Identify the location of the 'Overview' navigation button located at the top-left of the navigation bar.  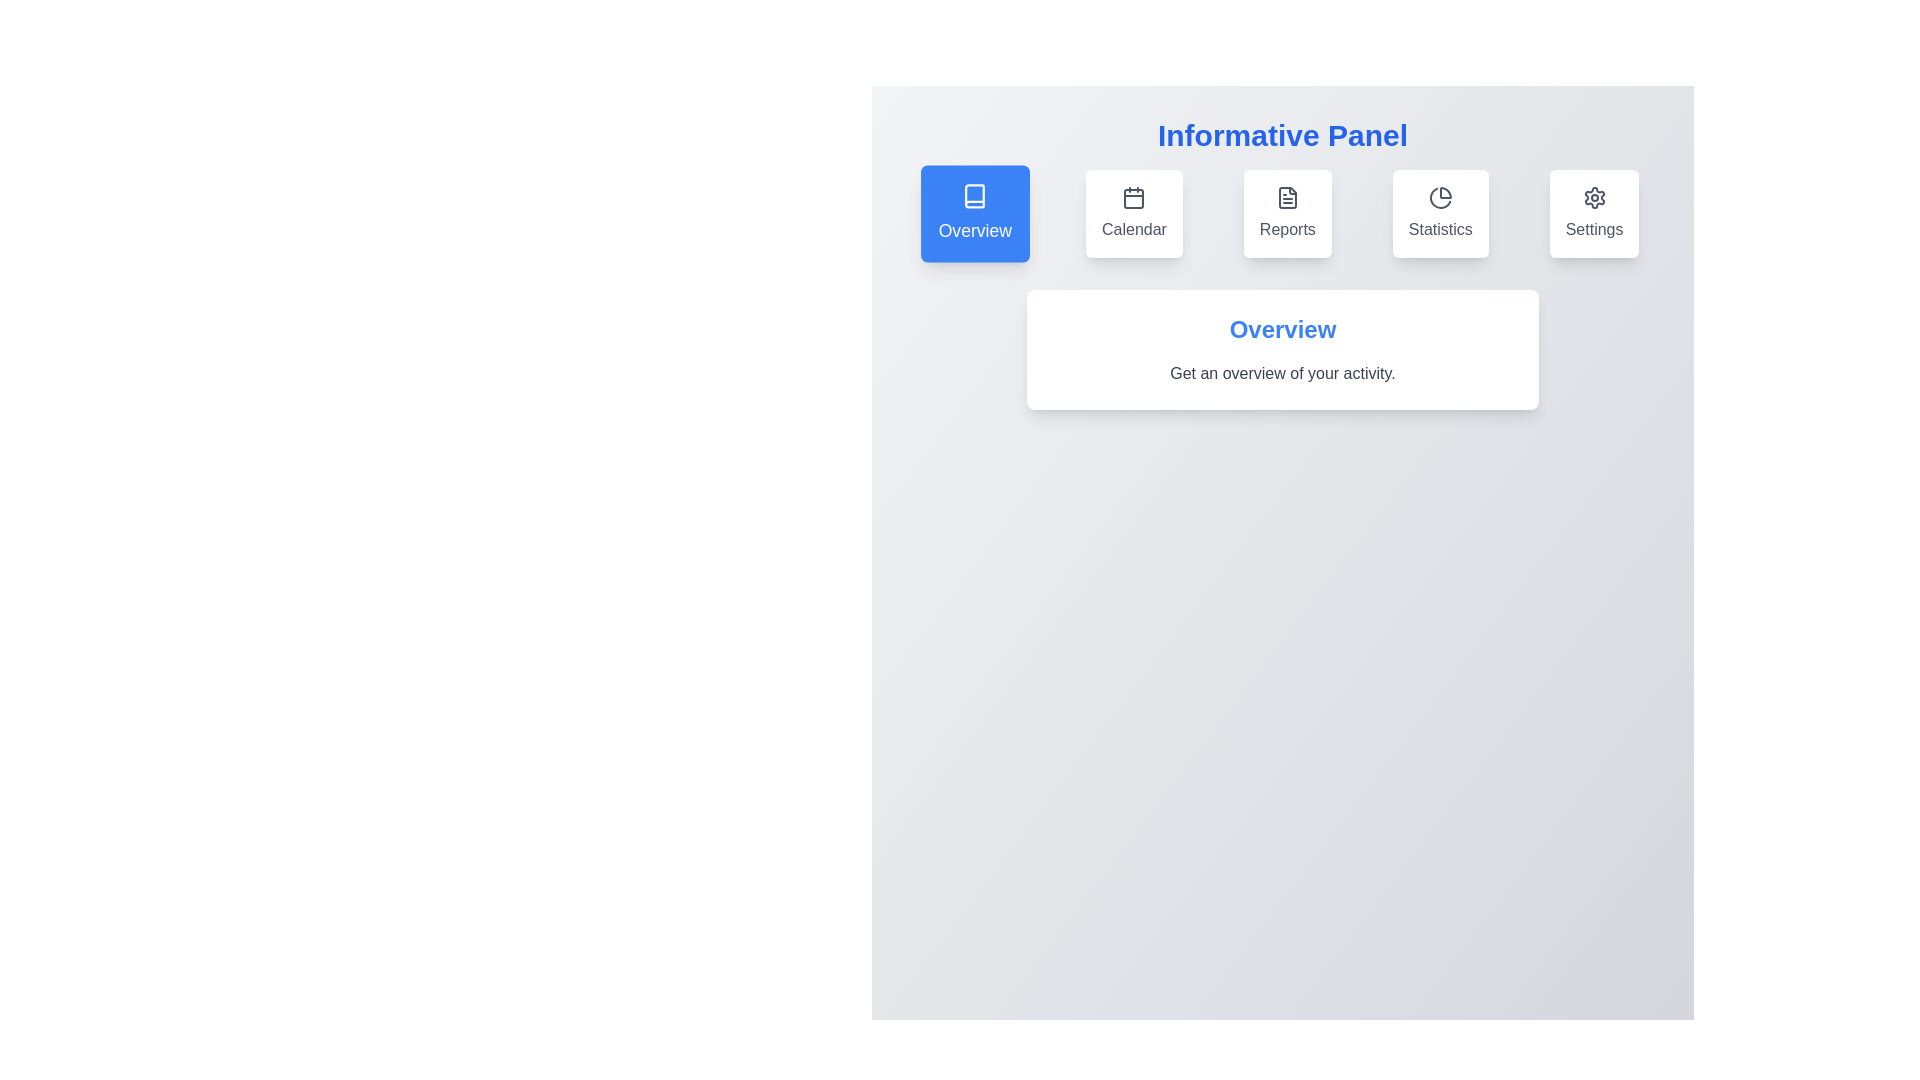
(975, 213).